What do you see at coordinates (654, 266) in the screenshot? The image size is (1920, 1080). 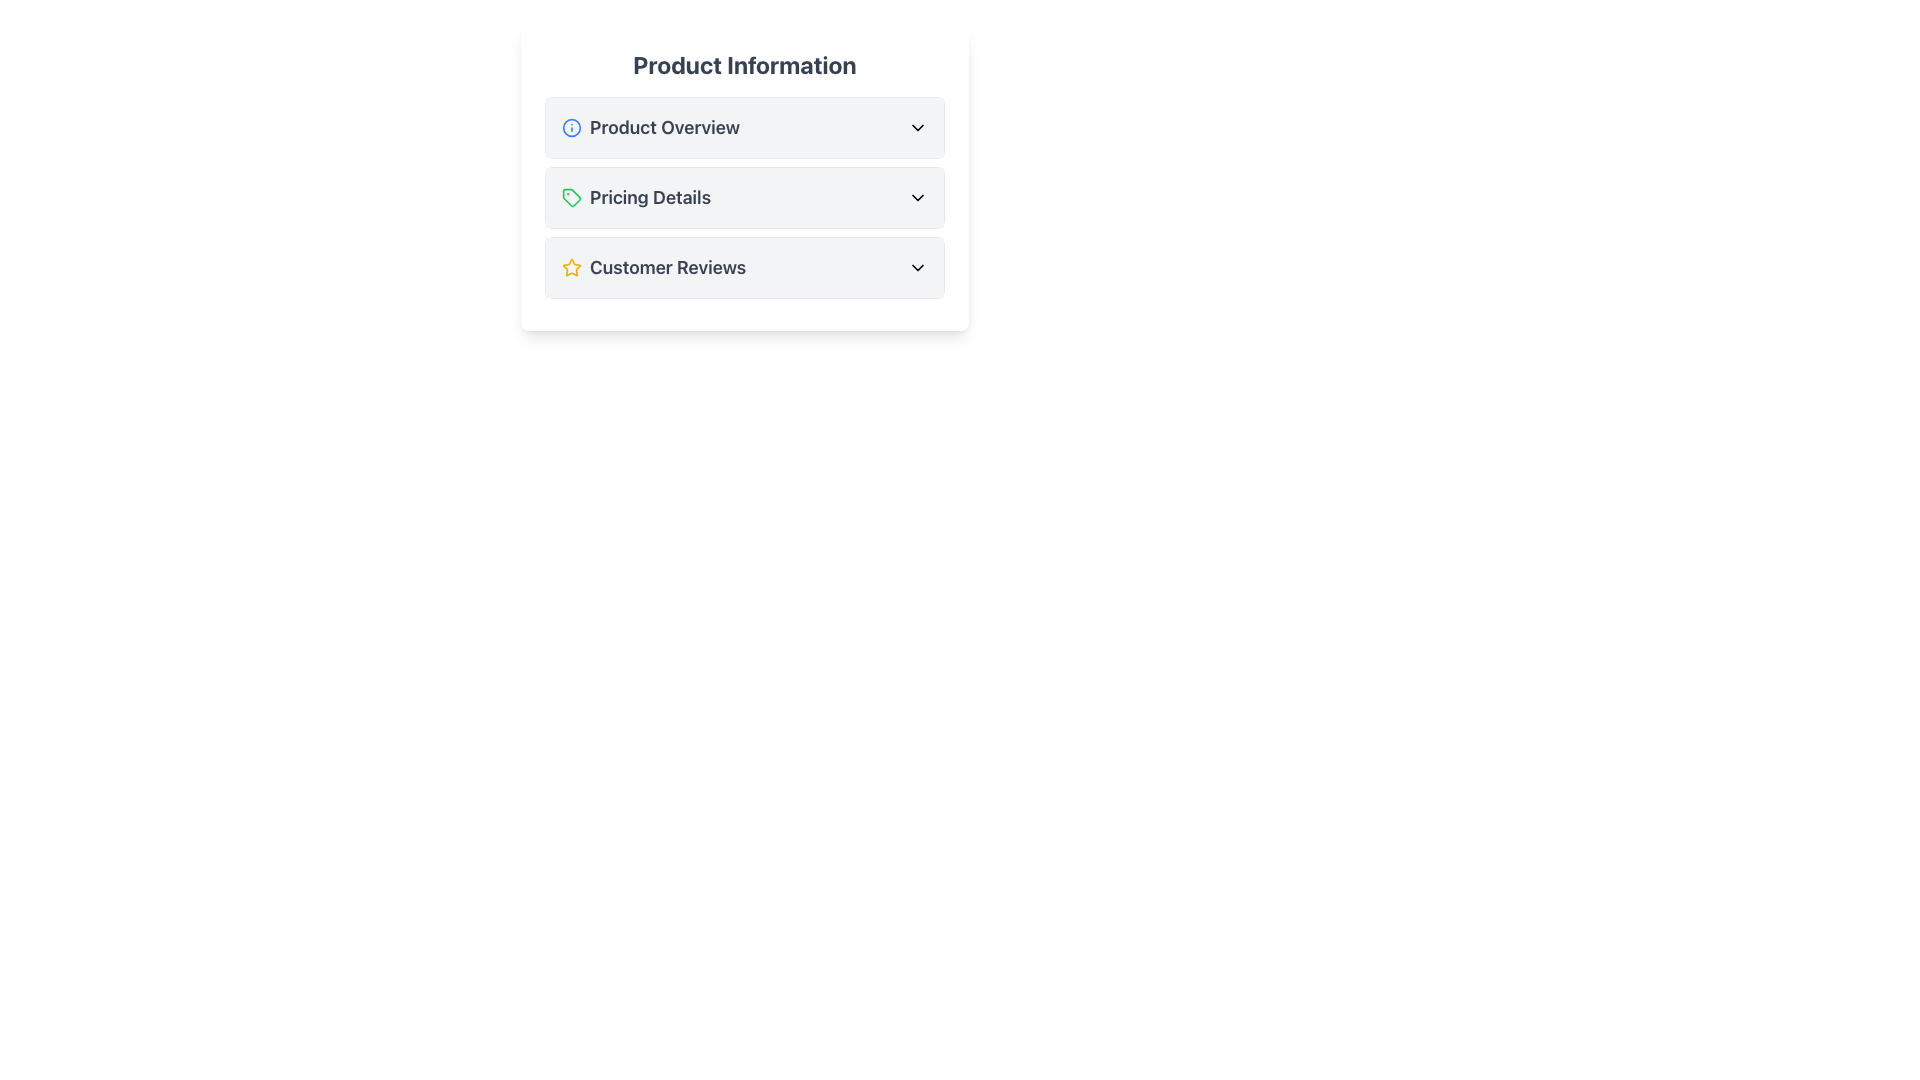 I see `the 'Customer Reviews' text block with the star icon for accessibility navigation` at bounding box center [654, 266].